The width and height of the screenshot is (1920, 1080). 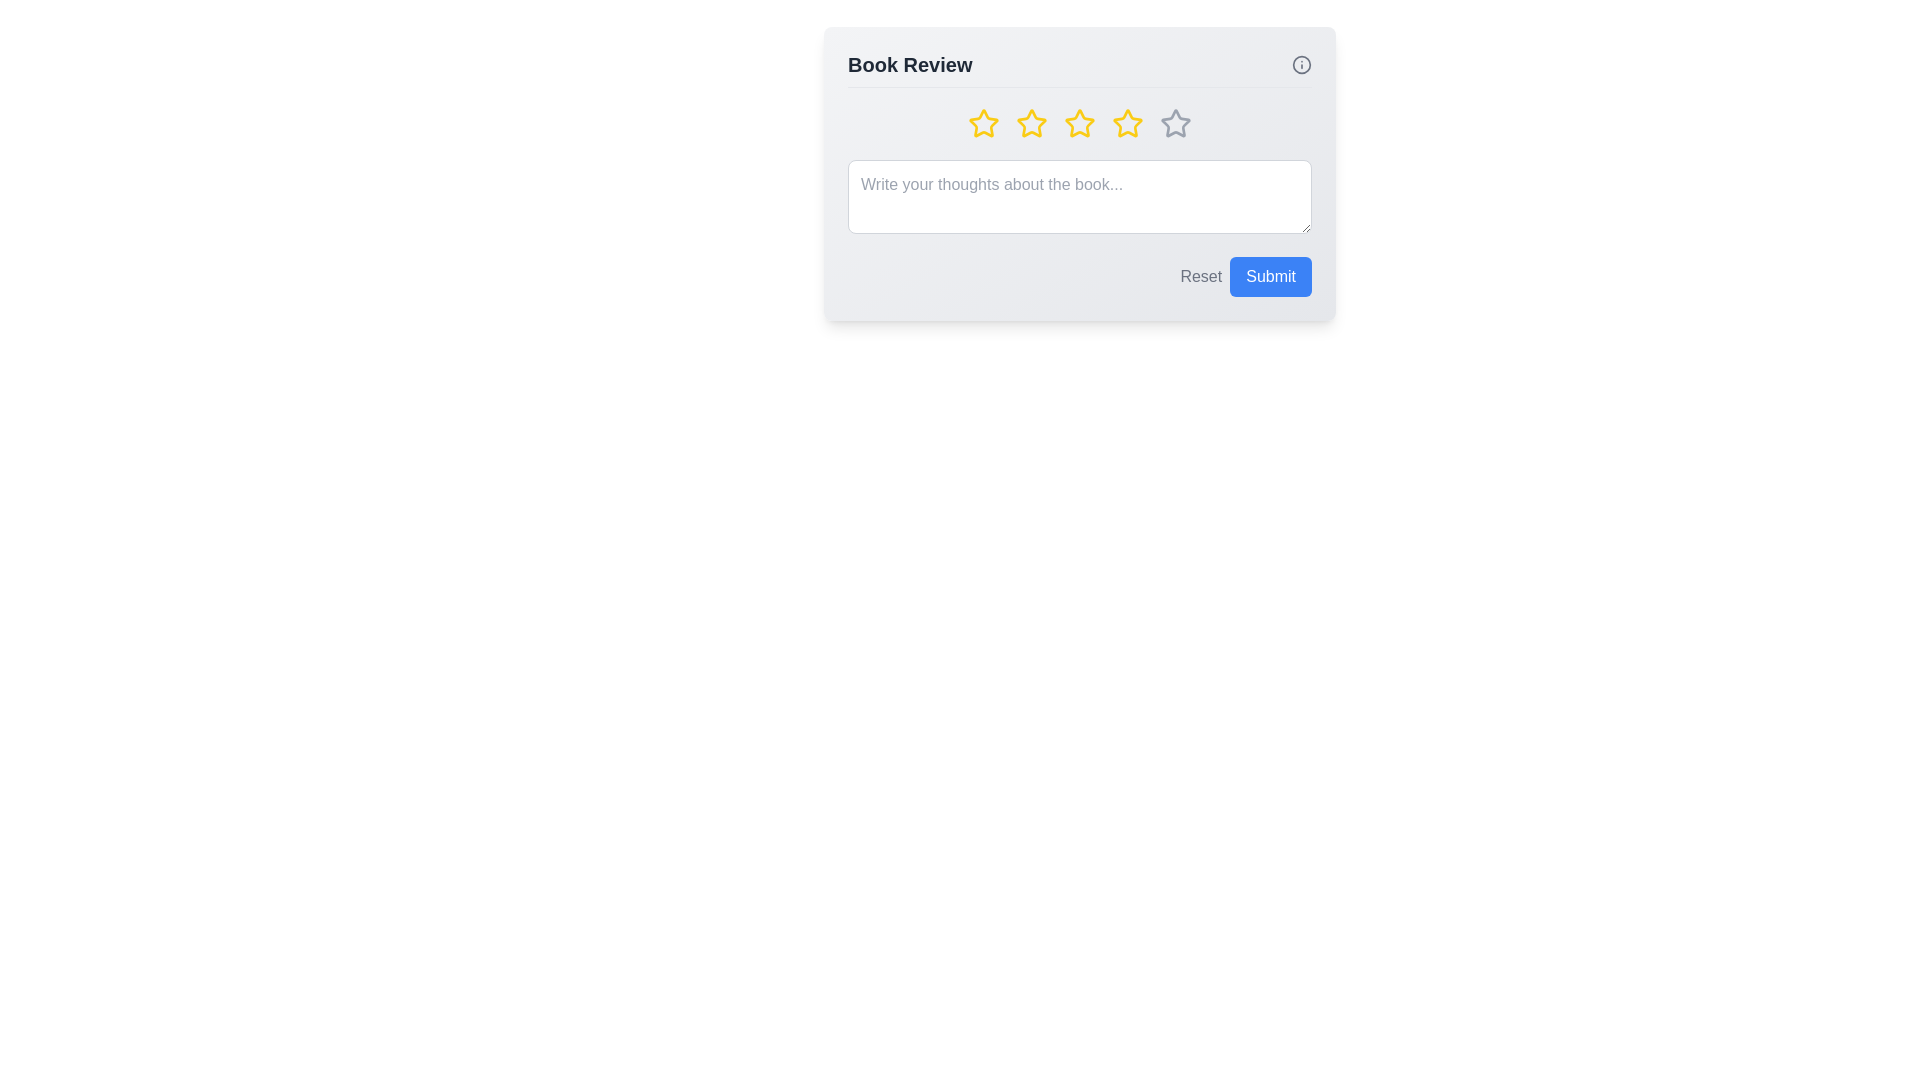 I want to click on the star corresponding to 3 to preview the rating, so click(x=1079, y=123).